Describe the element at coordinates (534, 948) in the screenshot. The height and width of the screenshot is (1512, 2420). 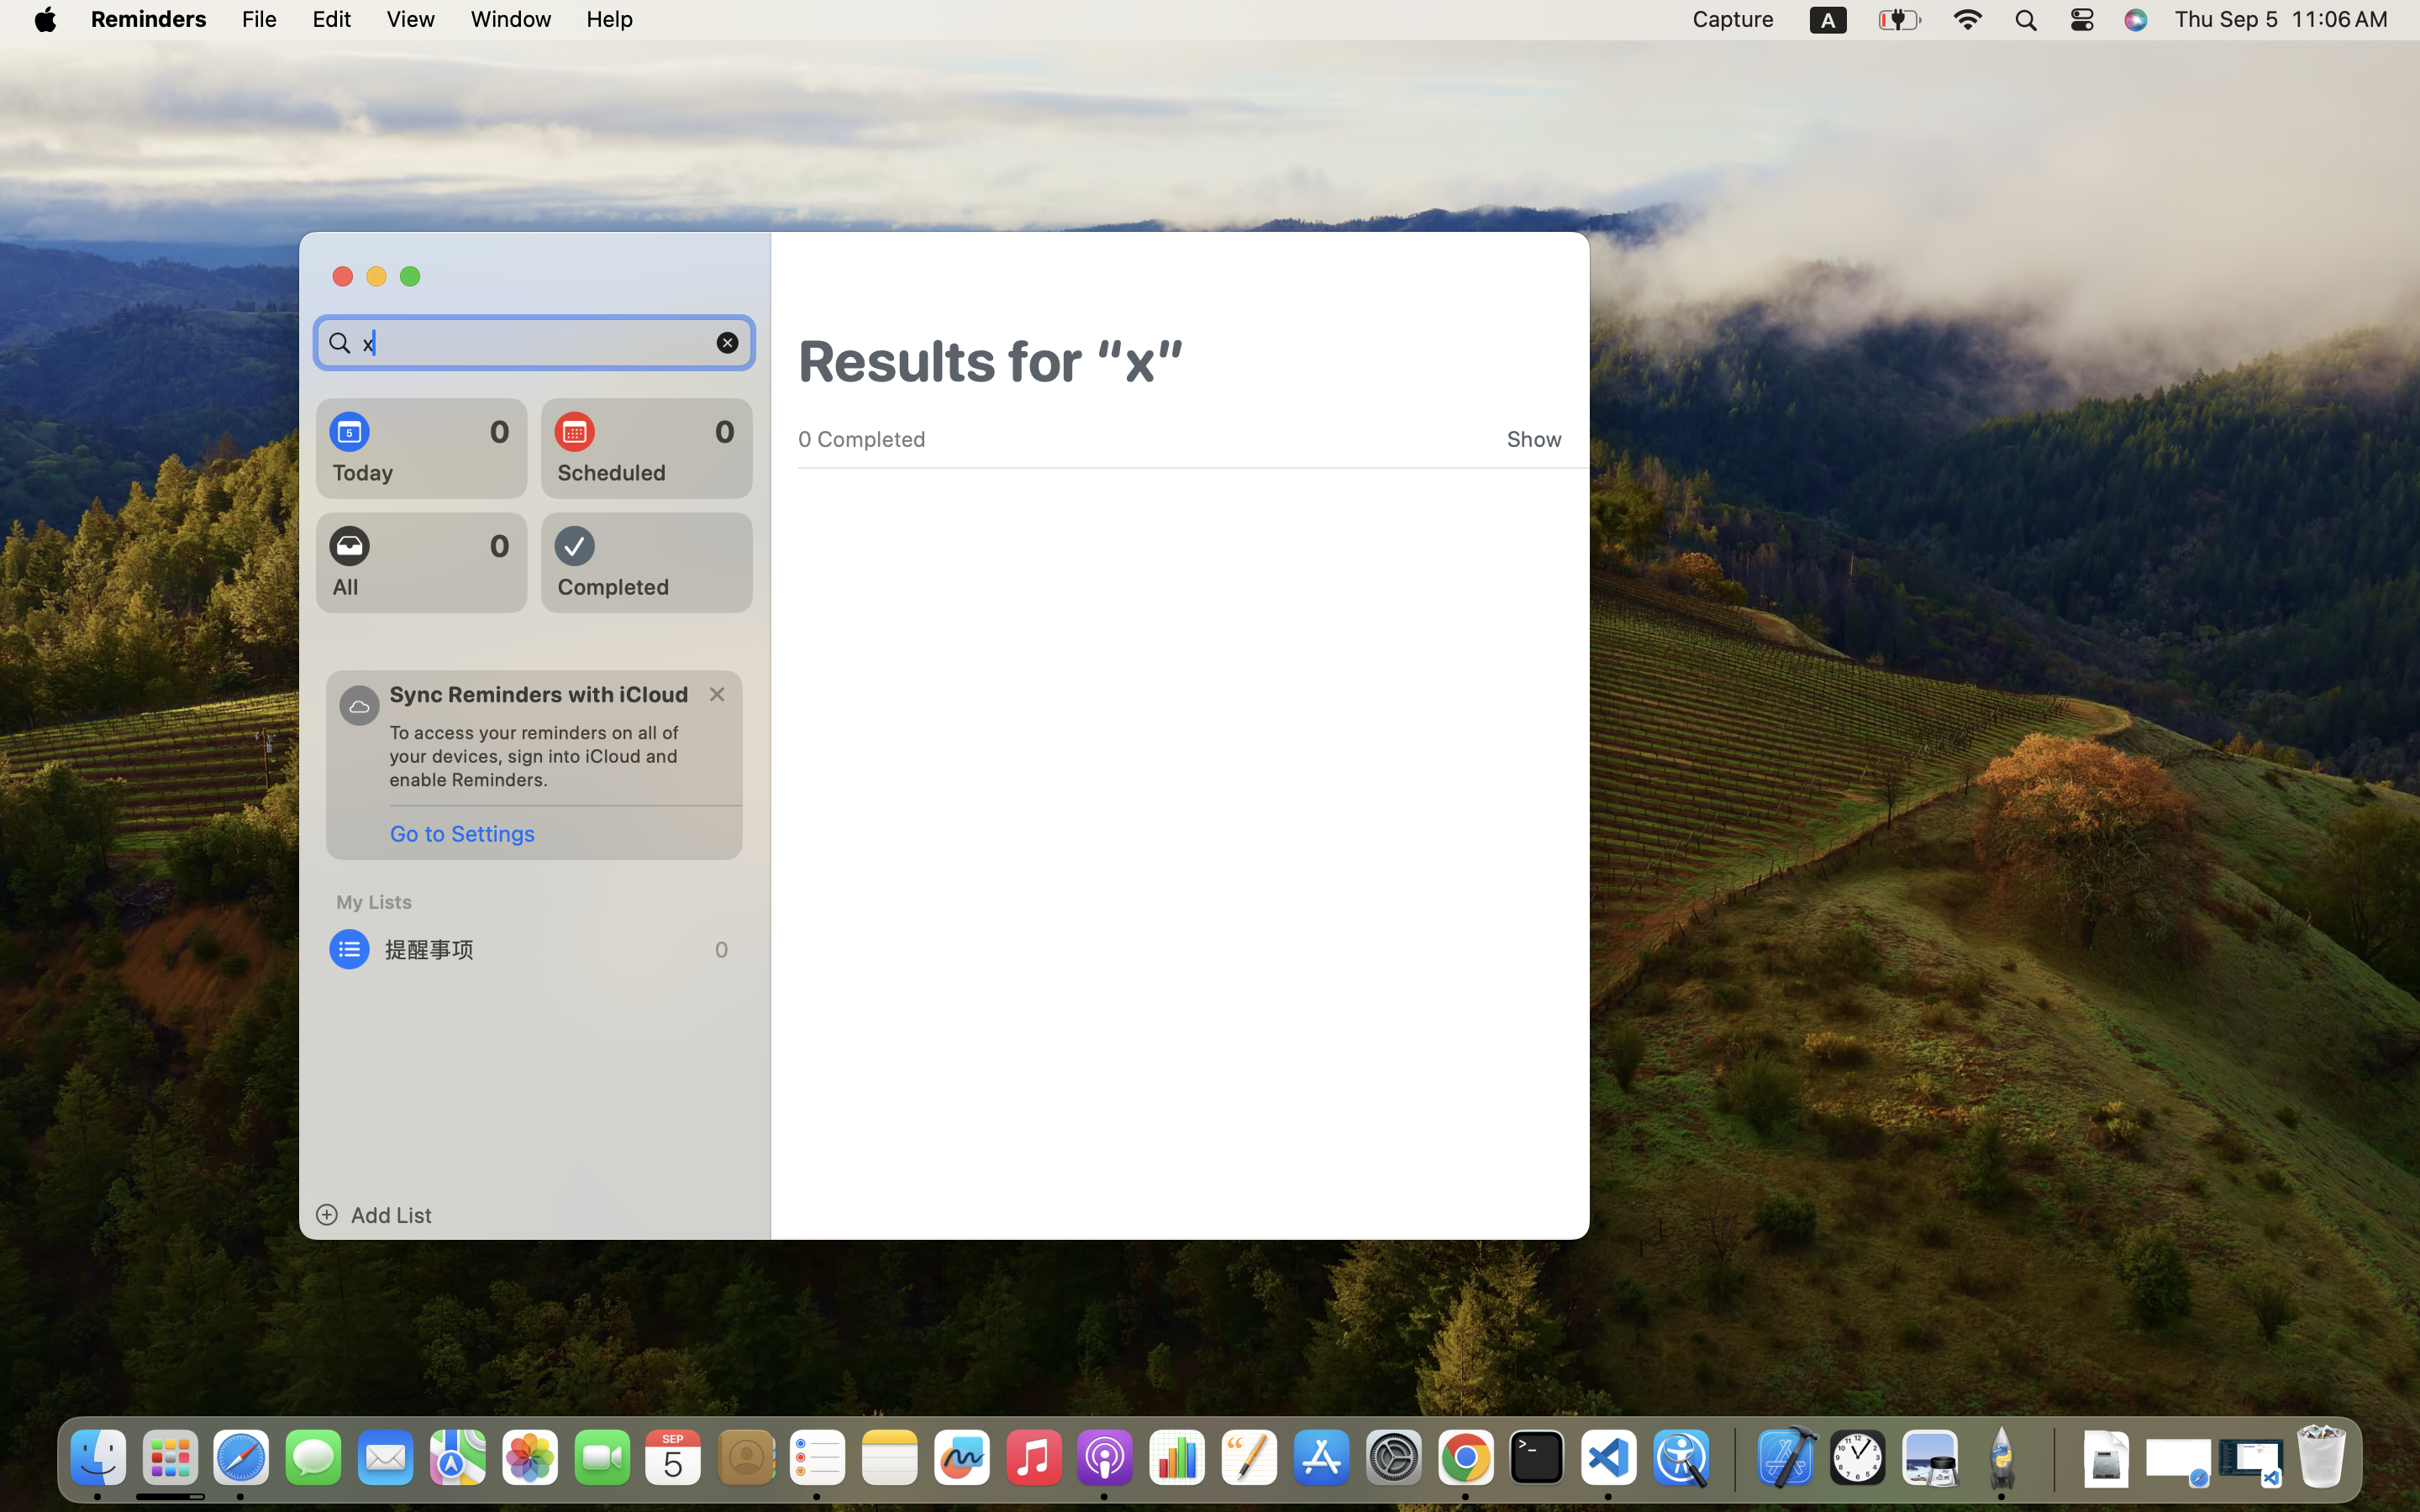
I see `'提醒事项'` at that location.